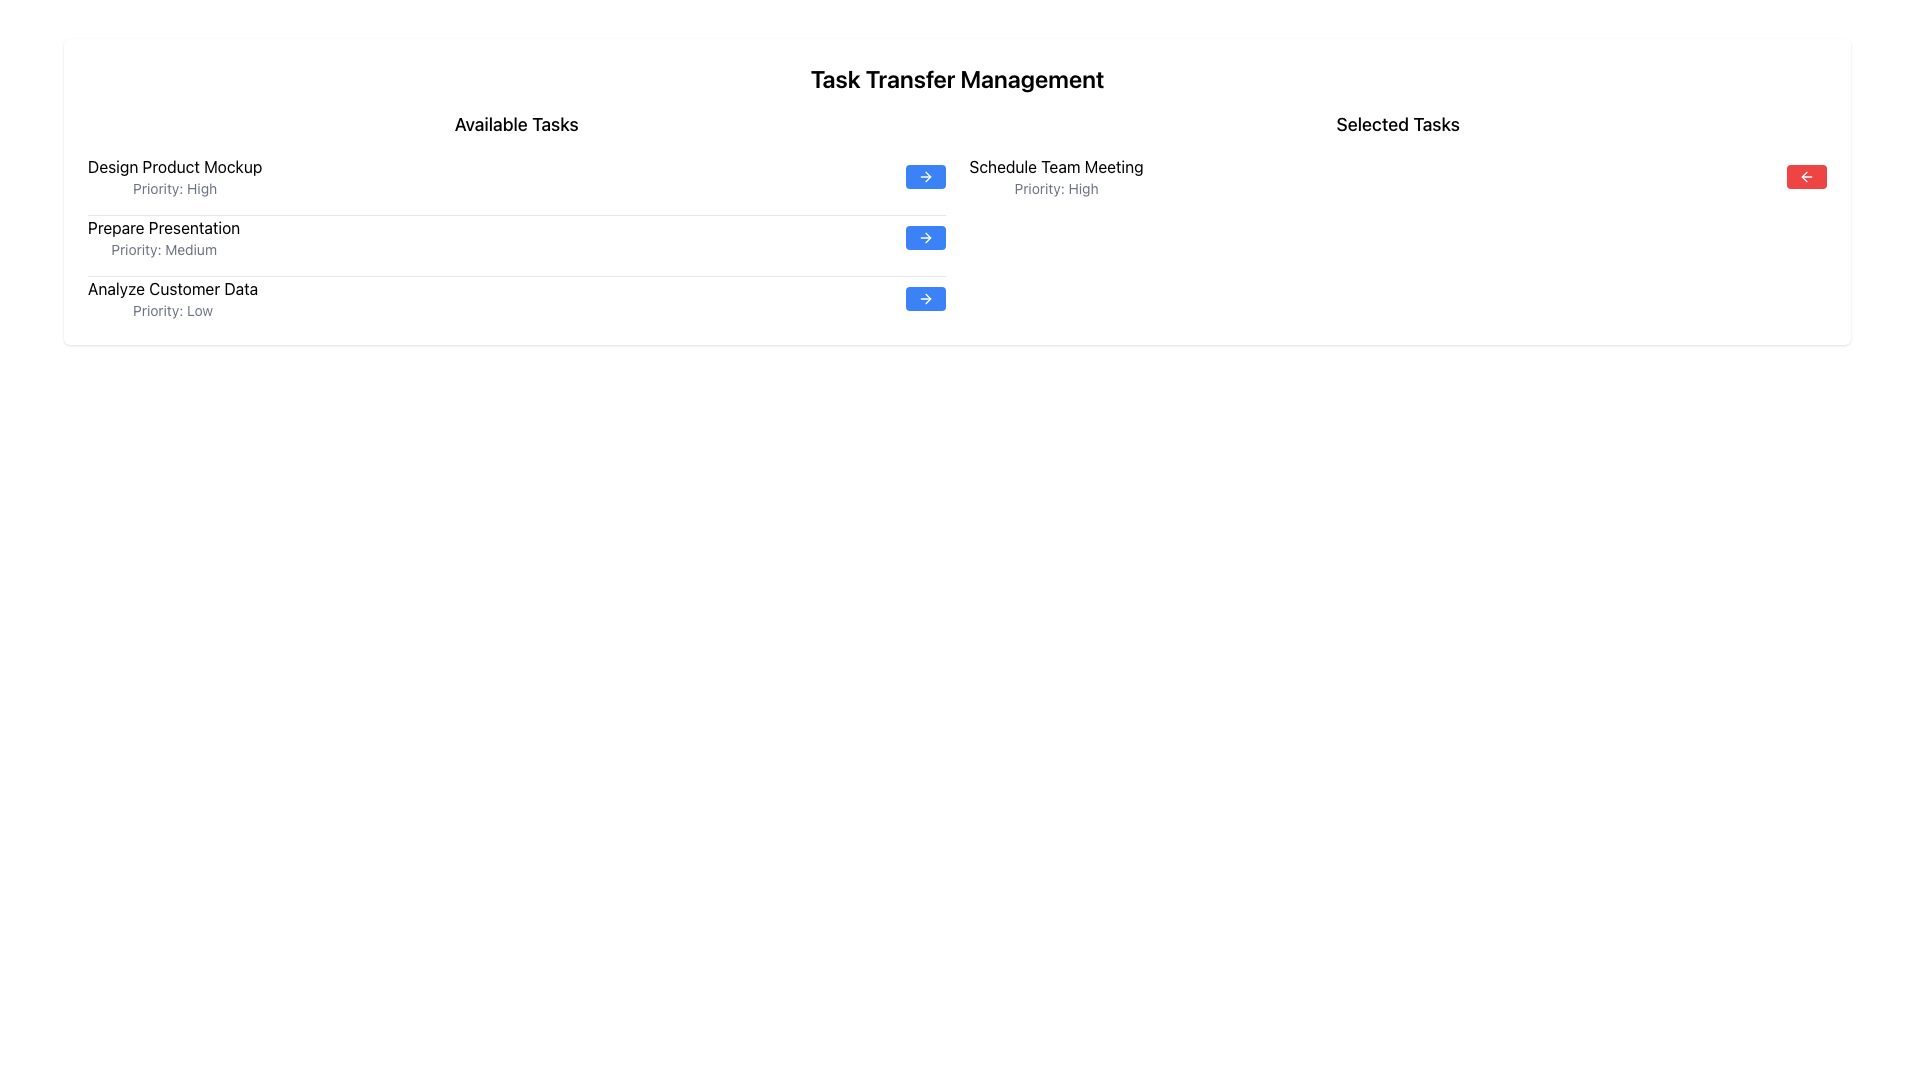 The height and width of the screenshot is (1080, 1920). I want to click on the button located next to the task labeled 'Prepare Presentation' with priority indicator 'Priority: Medium', so click(924, 237).